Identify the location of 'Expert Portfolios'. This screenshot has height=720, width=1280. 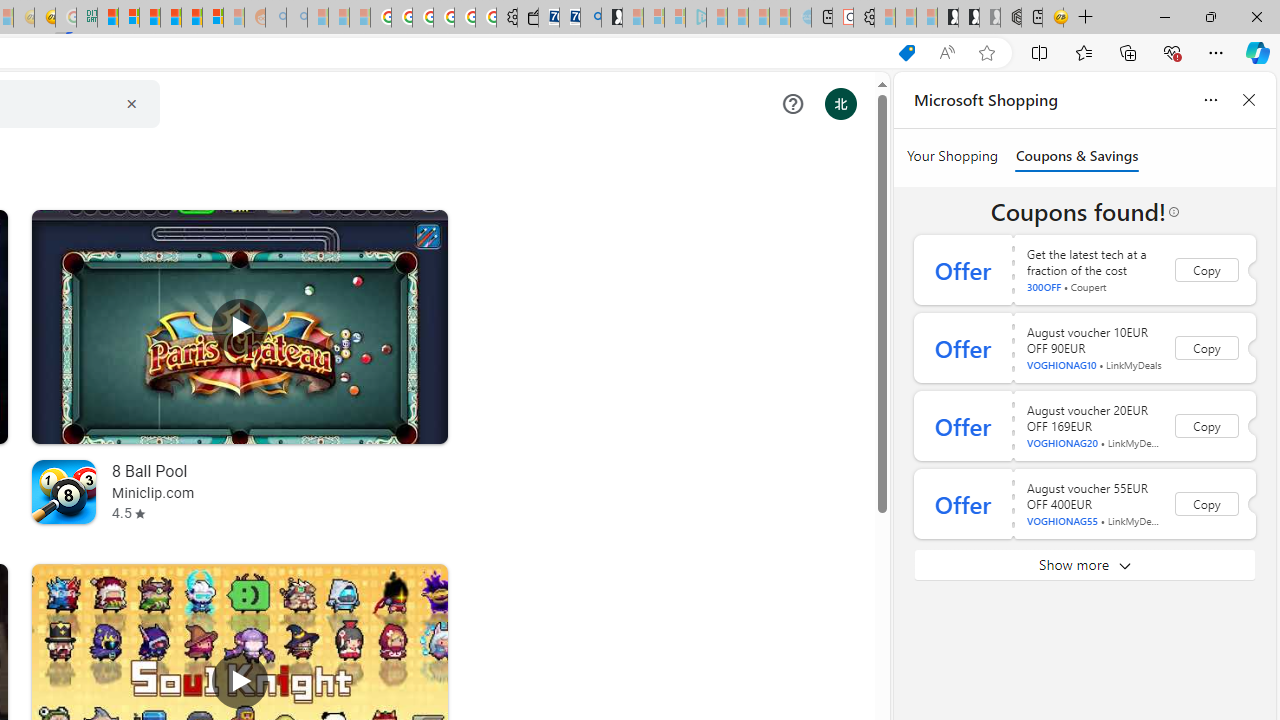
(170, 17).